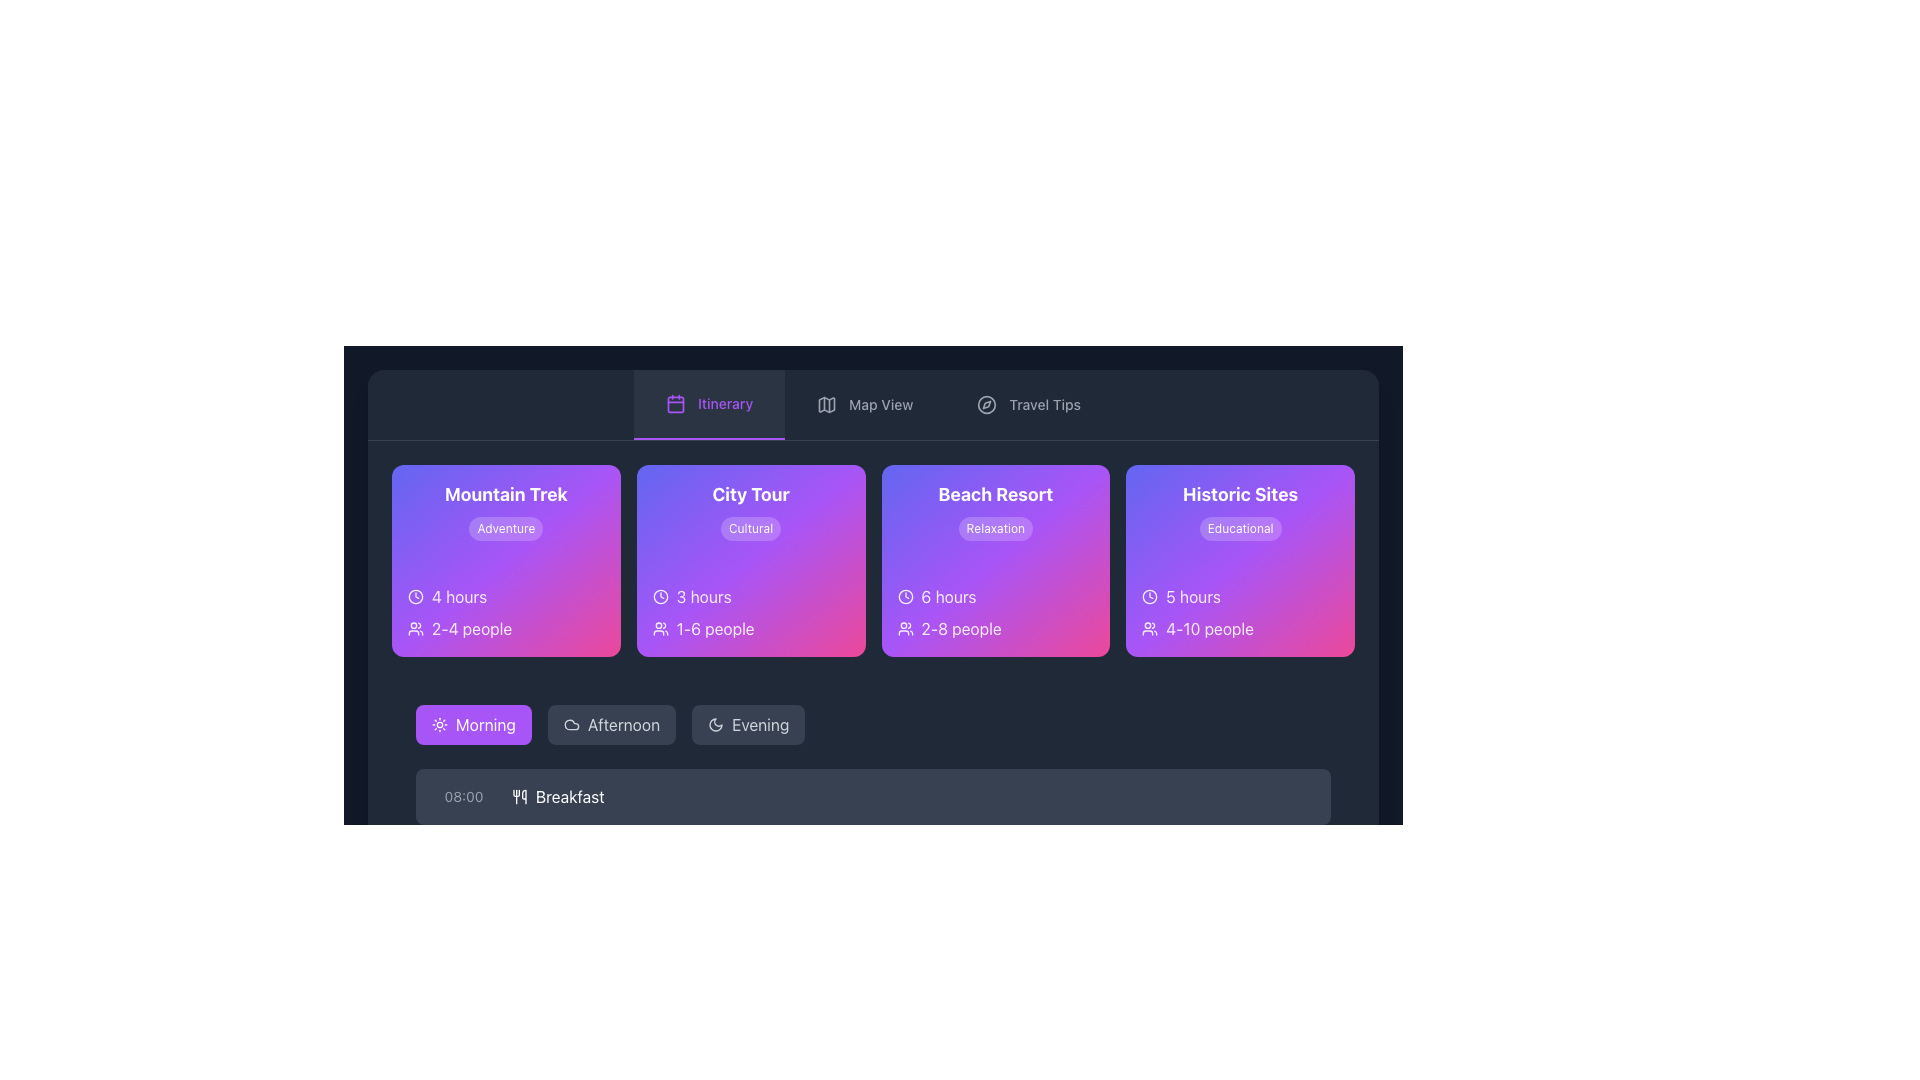  Describe the element at coordinates (1239, 509) in the screenshot. I see `the 'Historic Sites' text and 'Educational' badge descriptor located in the top-center area of the last card in the horizontally arranged set of cards` at that location.